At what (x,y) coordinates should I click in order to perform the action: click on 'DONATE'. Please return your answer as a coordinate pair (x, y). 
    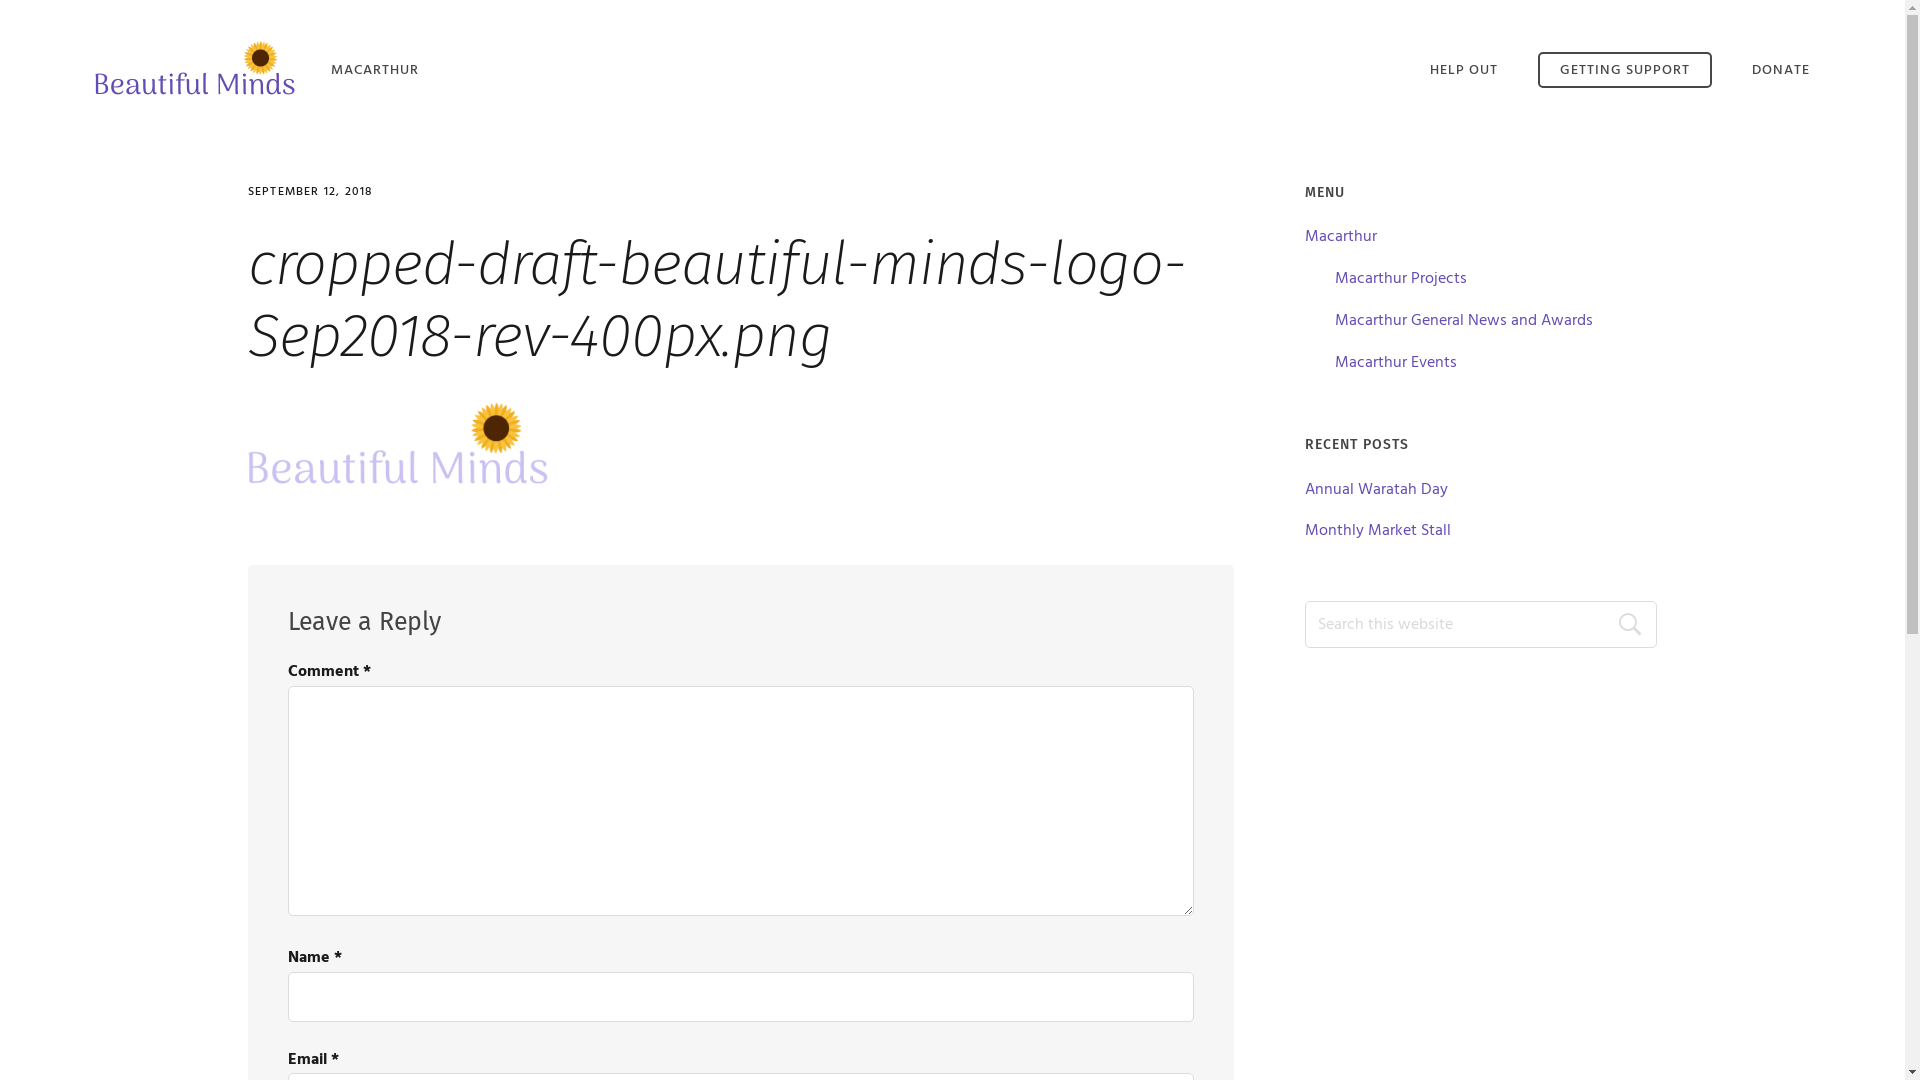
    Looking at the image, I should click on (1780, 69).